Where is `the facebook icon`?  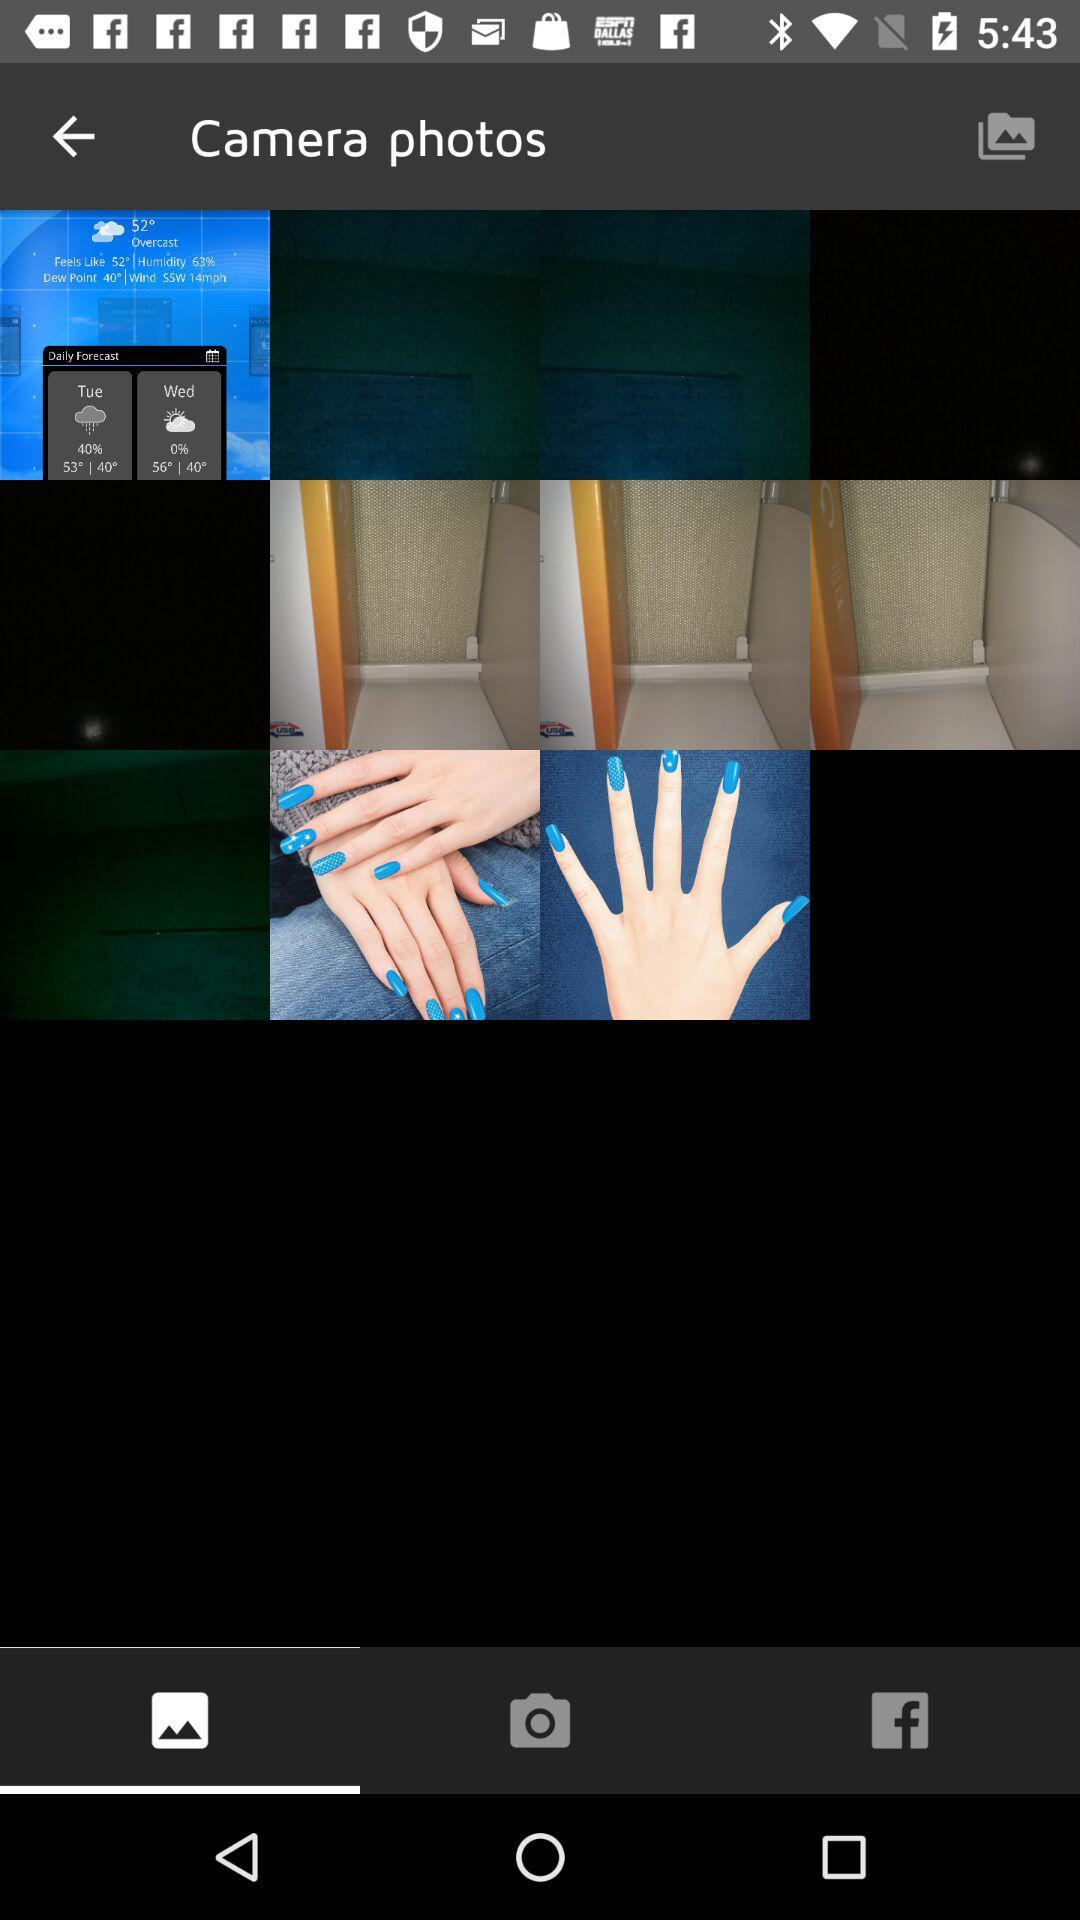
the facebook icon is located at coordinates (898, 1719).